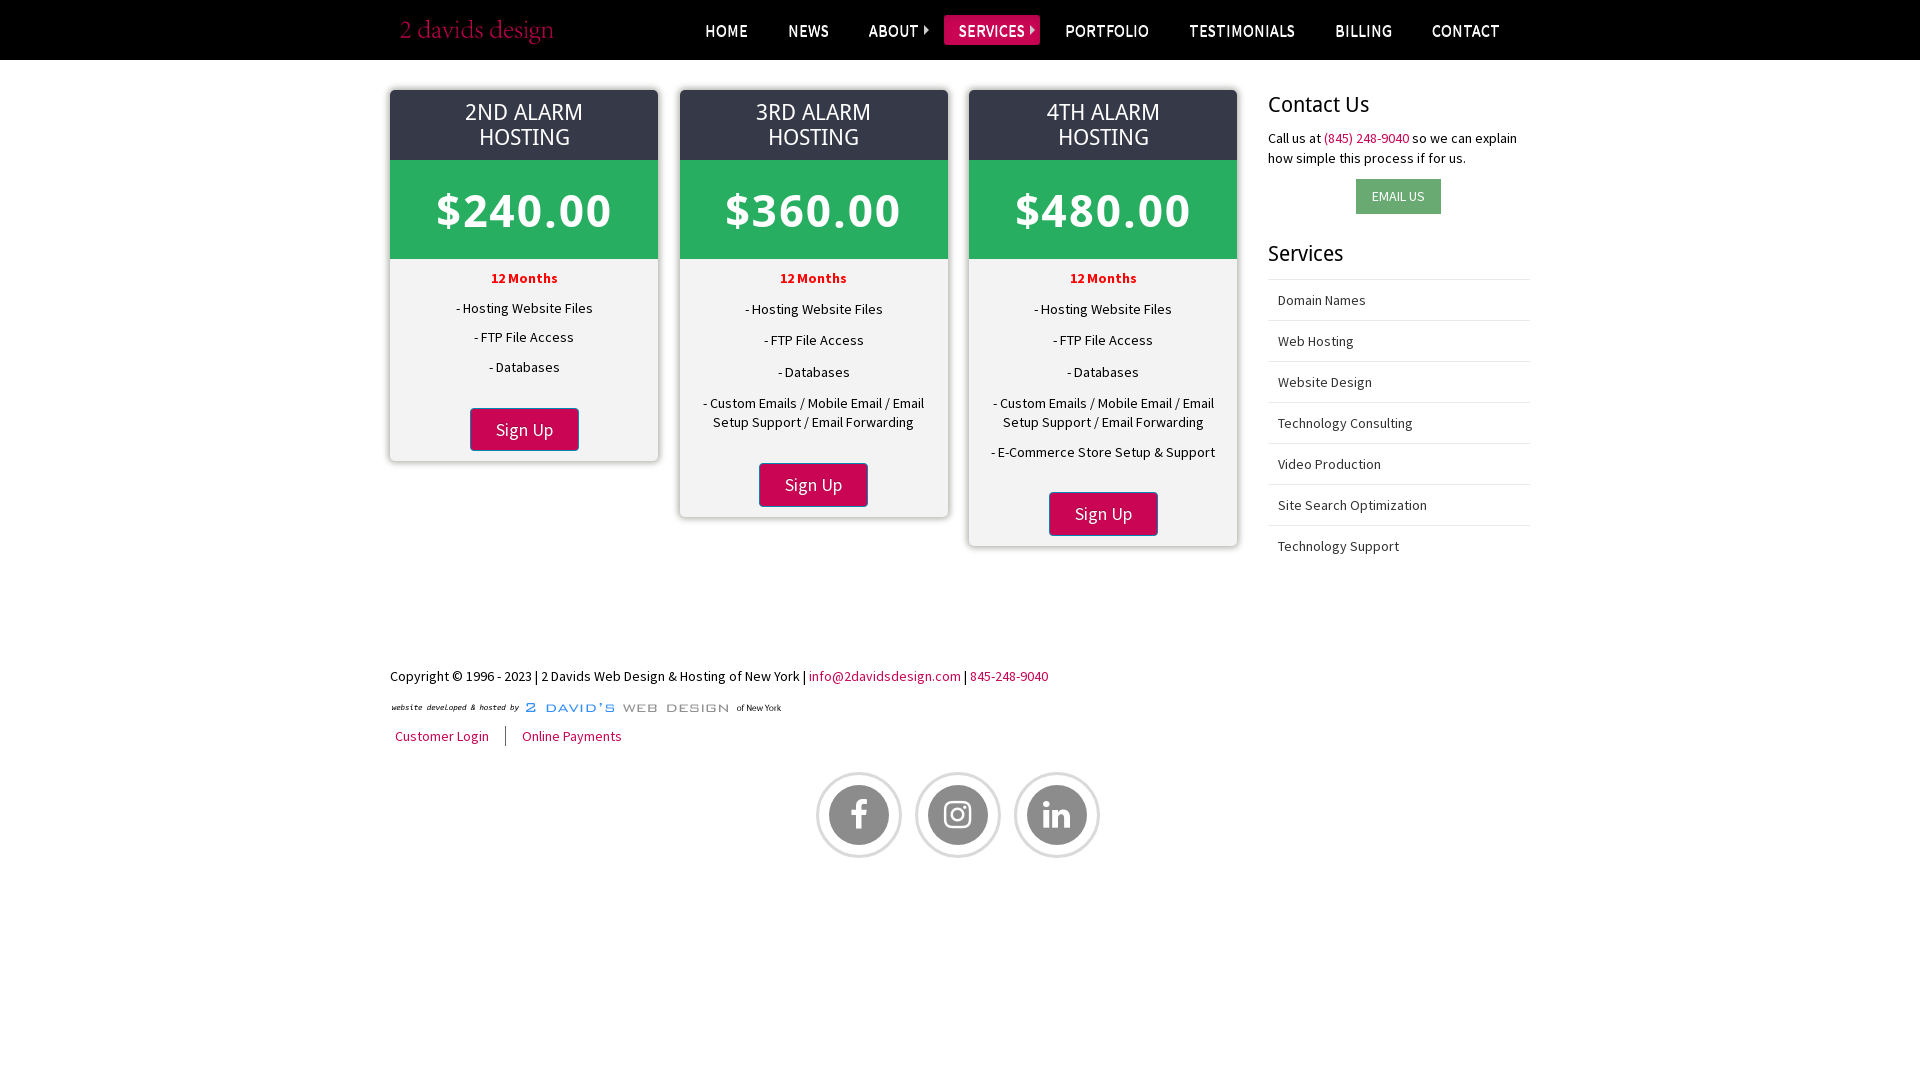 The image size is (1920, 1080). Describe the element at coordinates (892, 30) in the screenshot. I see `'ABOUT'` at that location.